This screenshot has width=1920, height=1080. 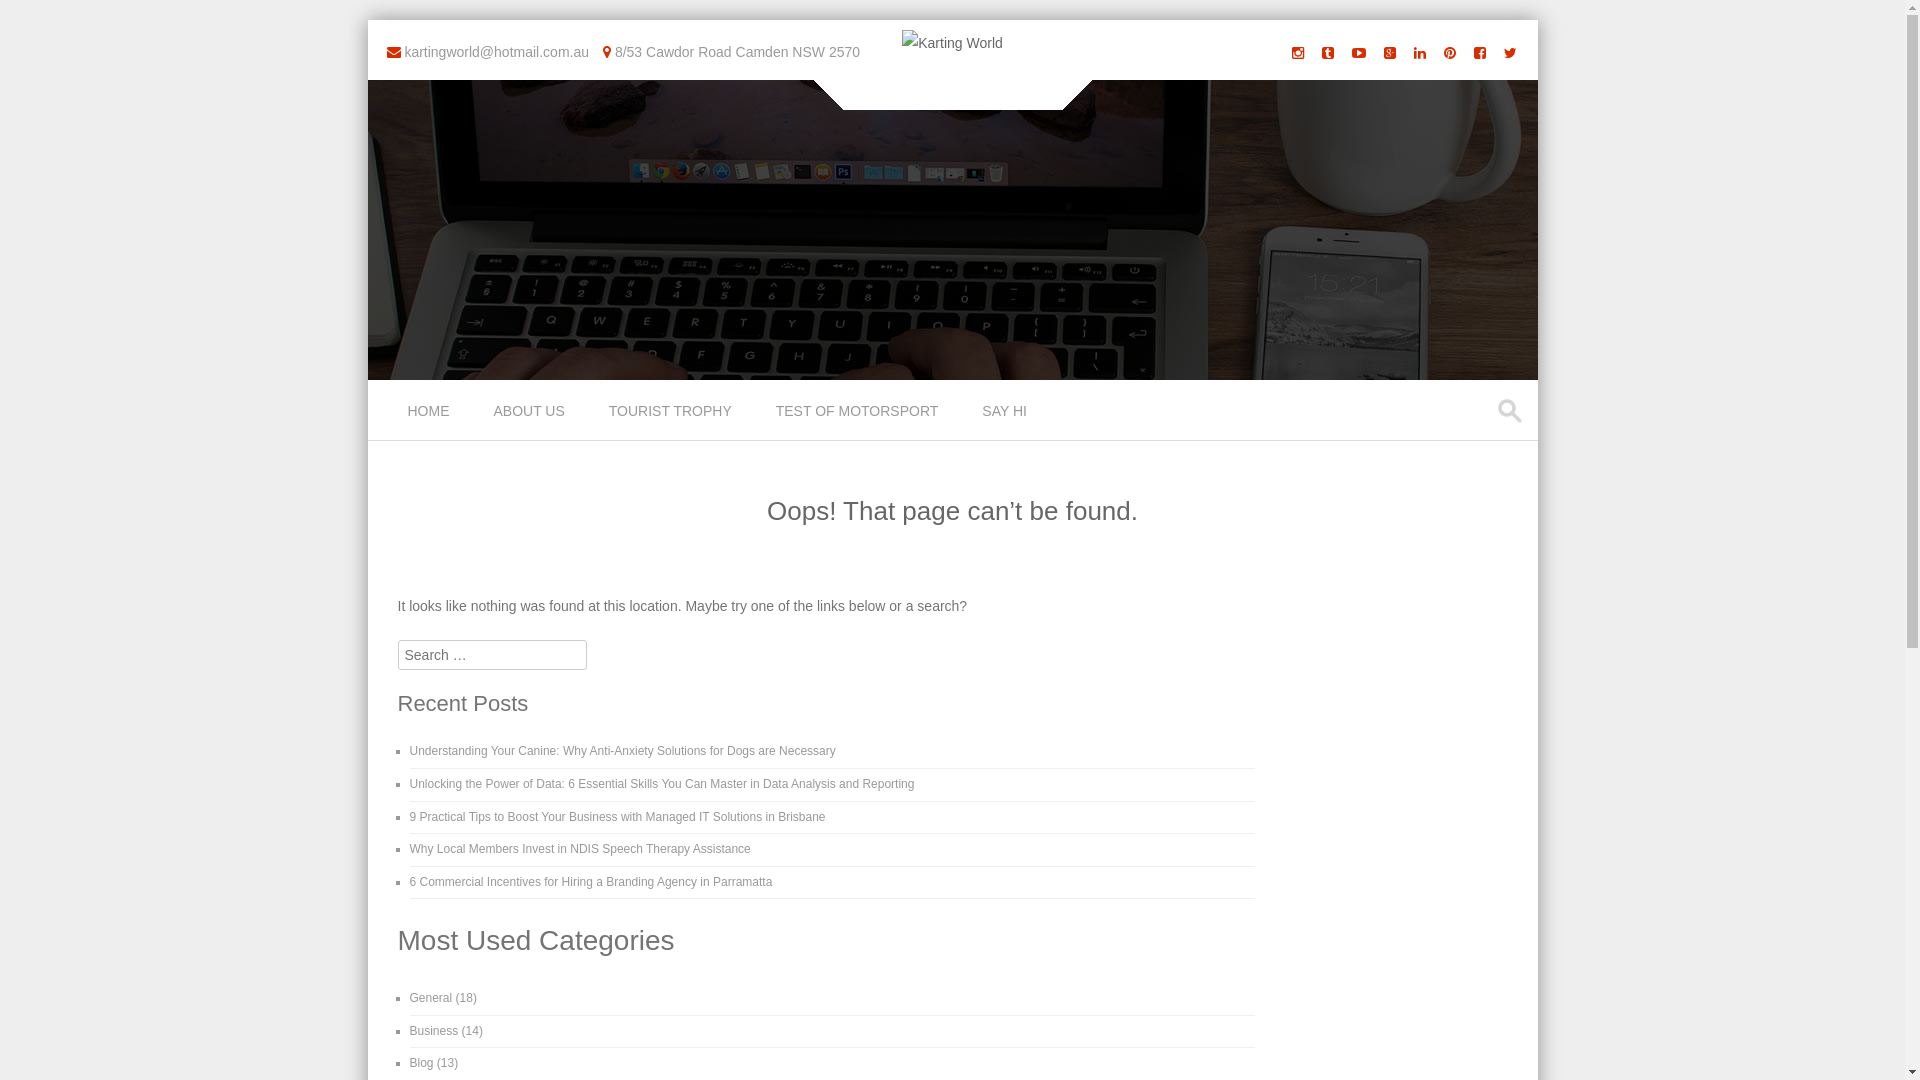 I want to click on 'TOURIST TROPHY', so click(x=672, y=408).